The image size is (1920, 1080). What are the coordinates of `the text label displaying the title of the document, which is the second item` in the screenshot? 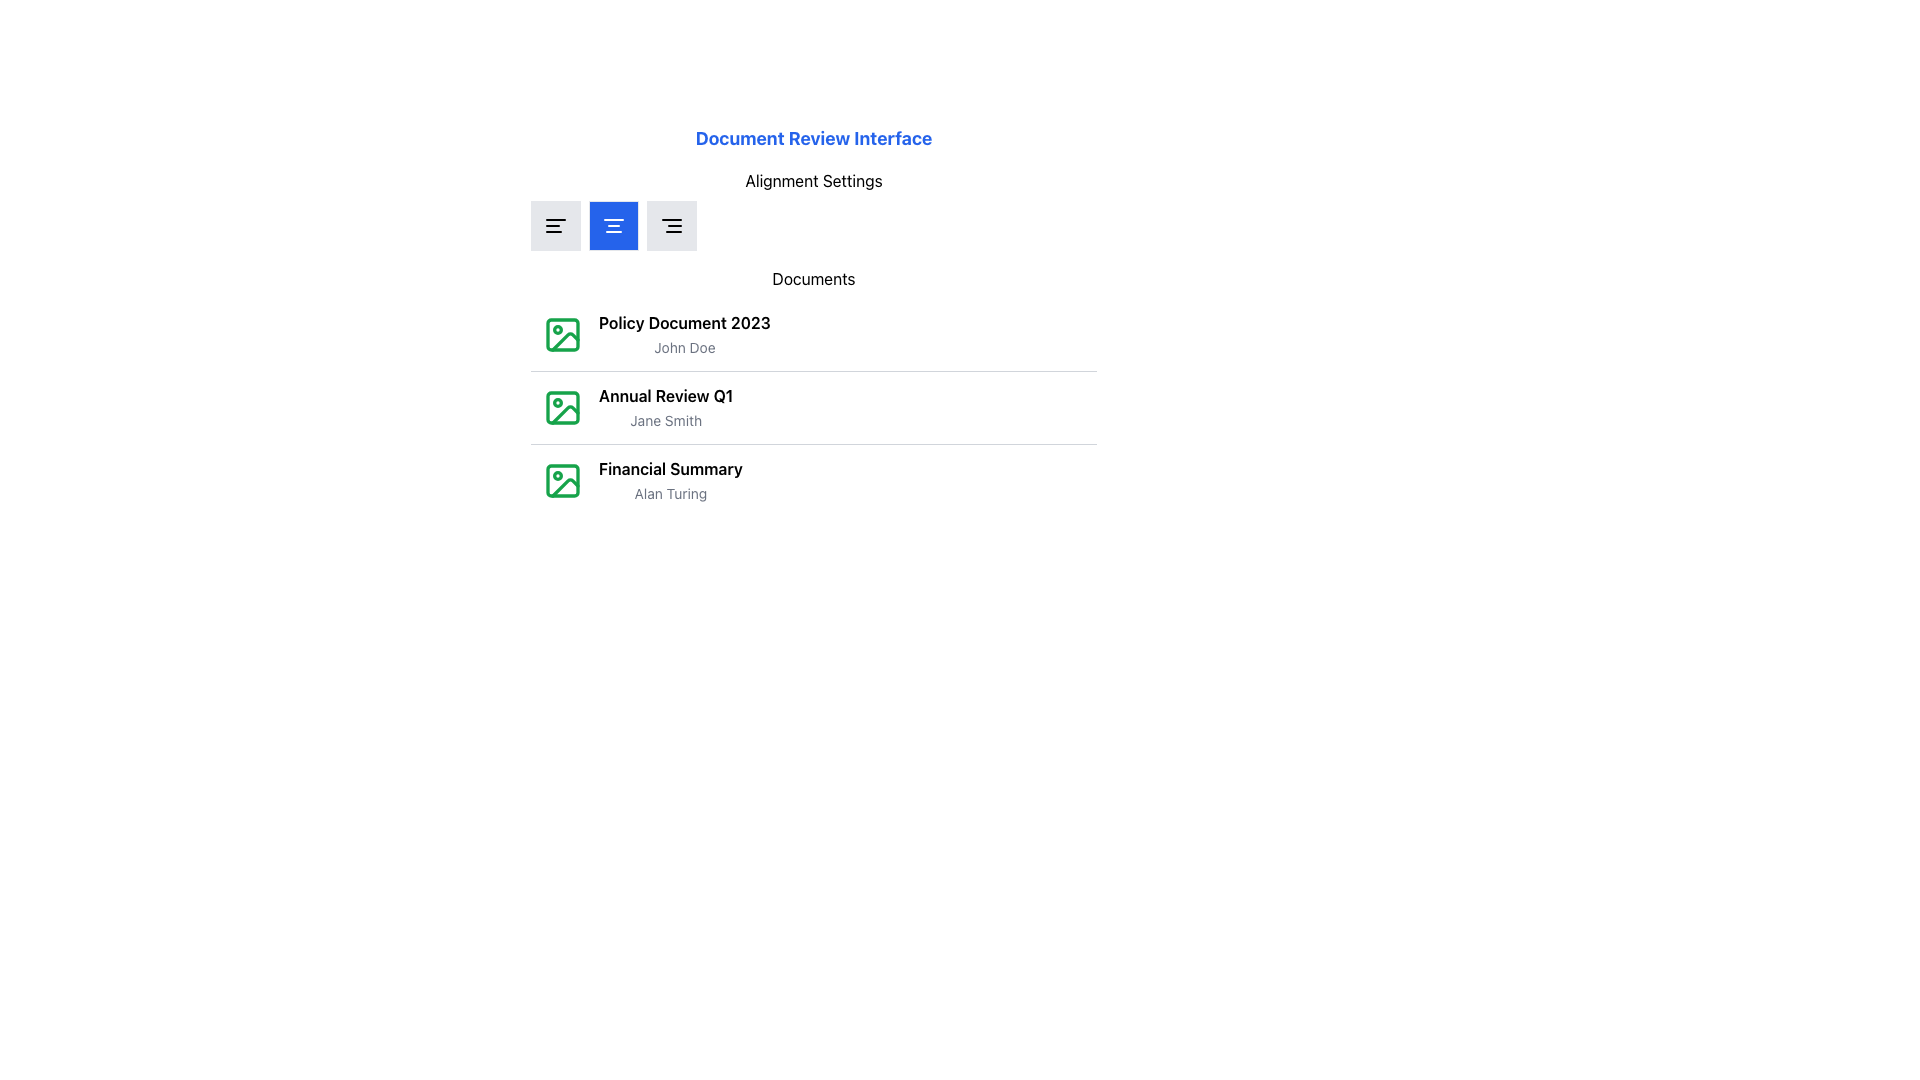 It's located at (666, 396).